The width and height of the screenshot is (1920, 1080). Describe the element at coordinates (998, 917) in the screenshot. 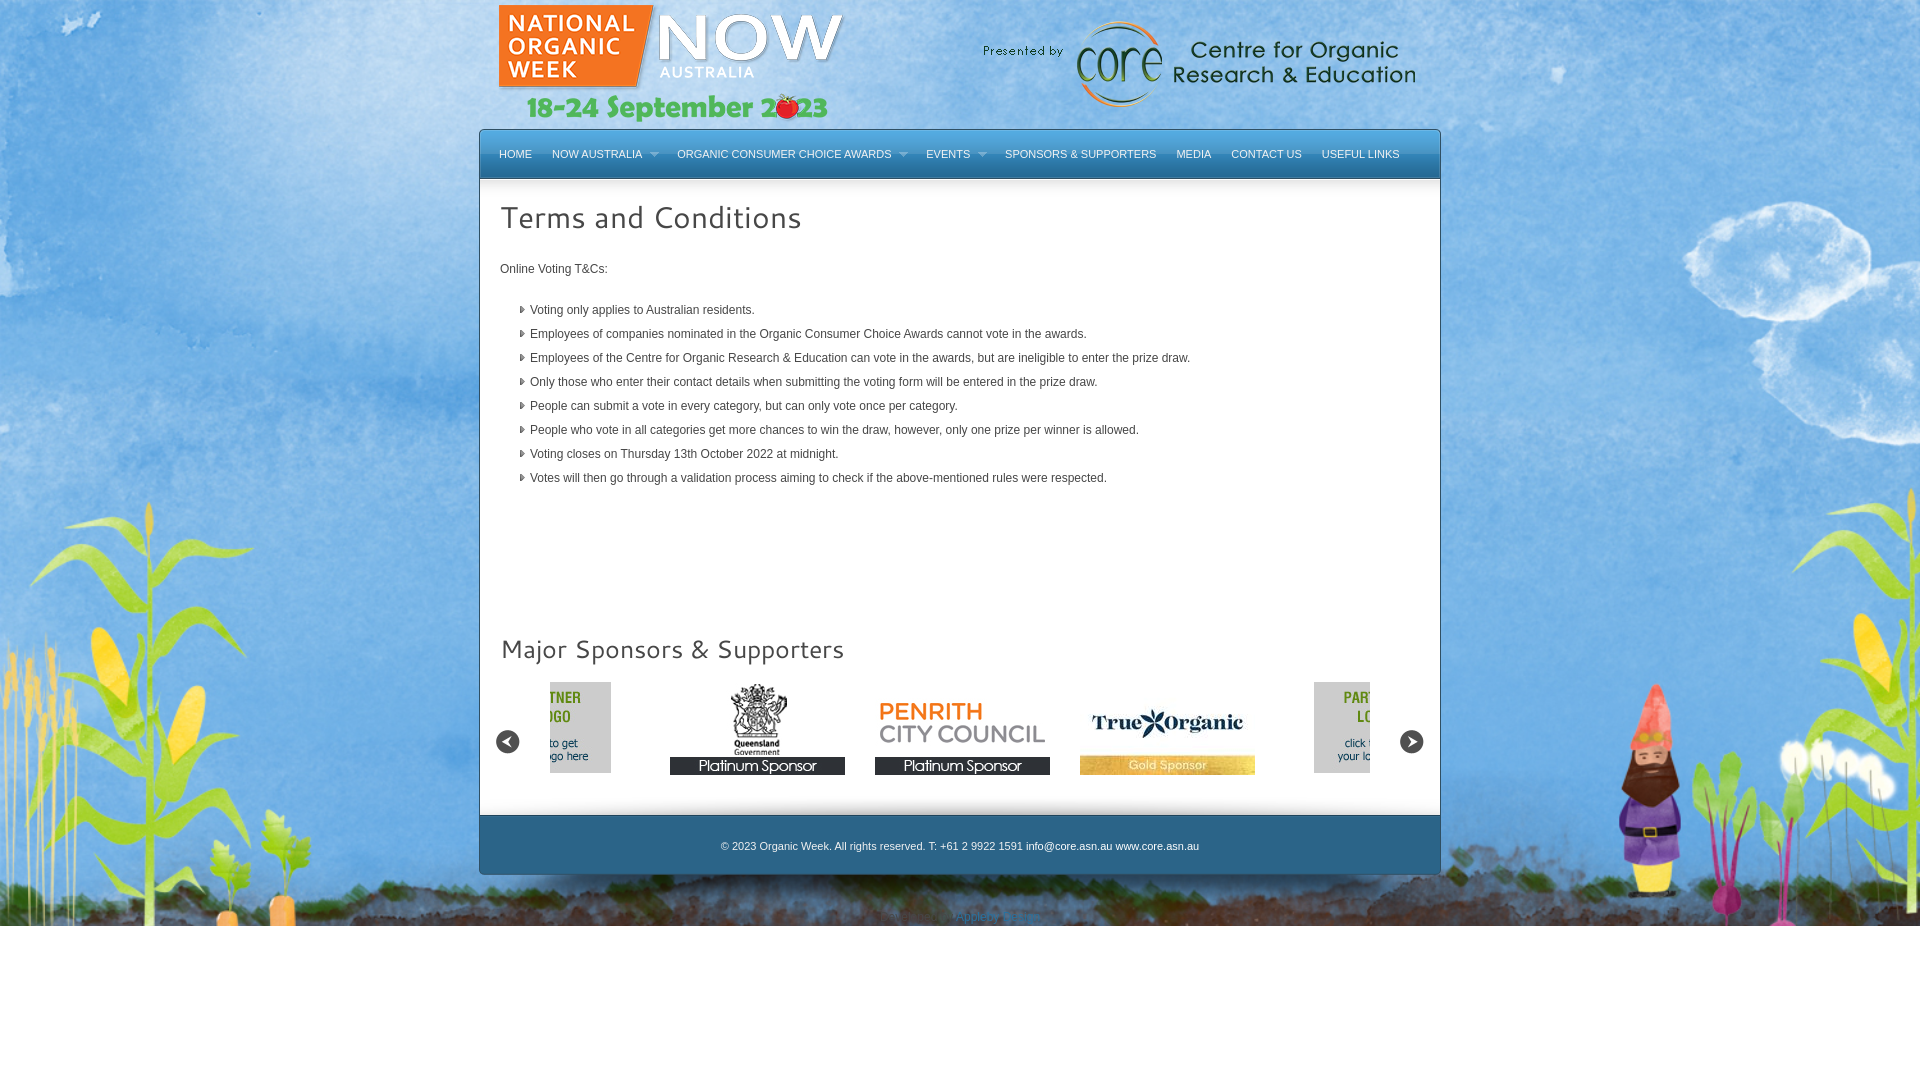

I see `'Appleby Design'` at that location.